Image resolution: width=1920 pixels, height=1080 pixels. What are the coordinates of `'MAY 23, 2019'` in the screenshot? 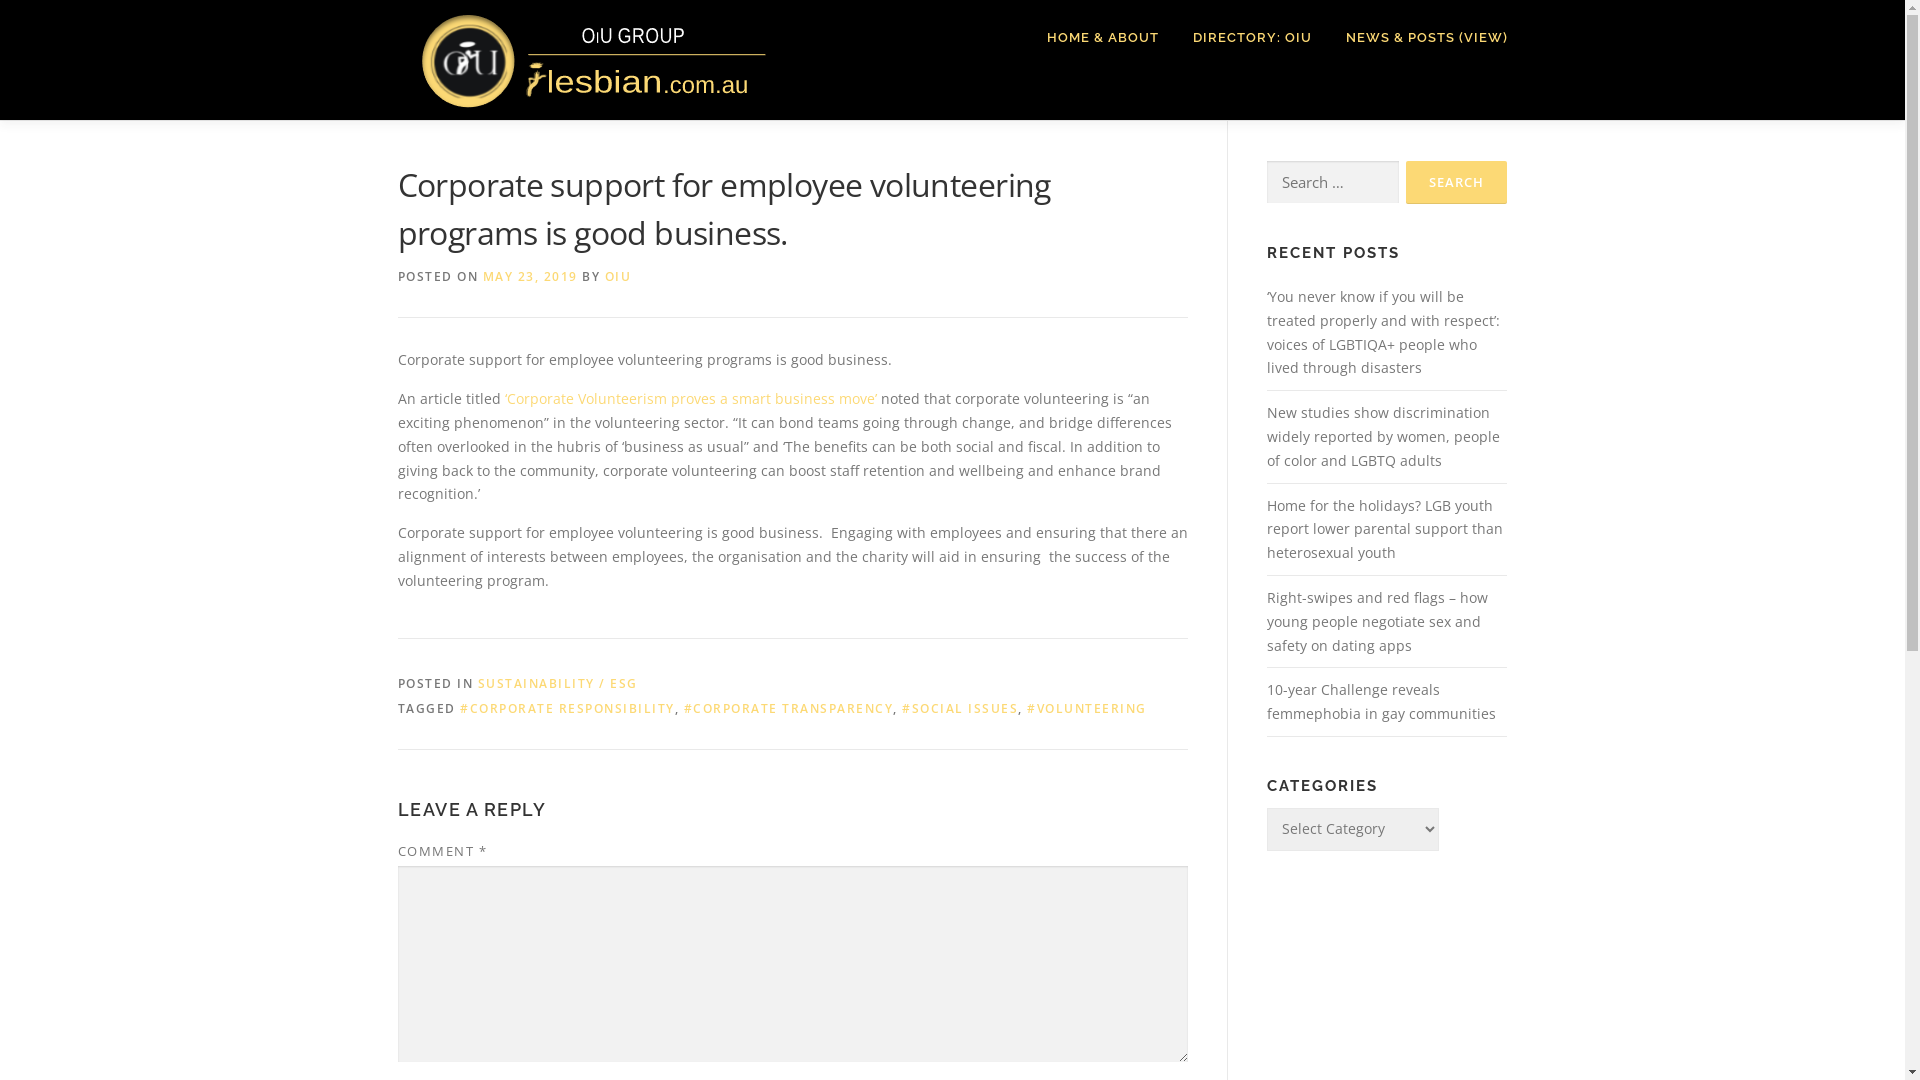 It's located at (529, 276).